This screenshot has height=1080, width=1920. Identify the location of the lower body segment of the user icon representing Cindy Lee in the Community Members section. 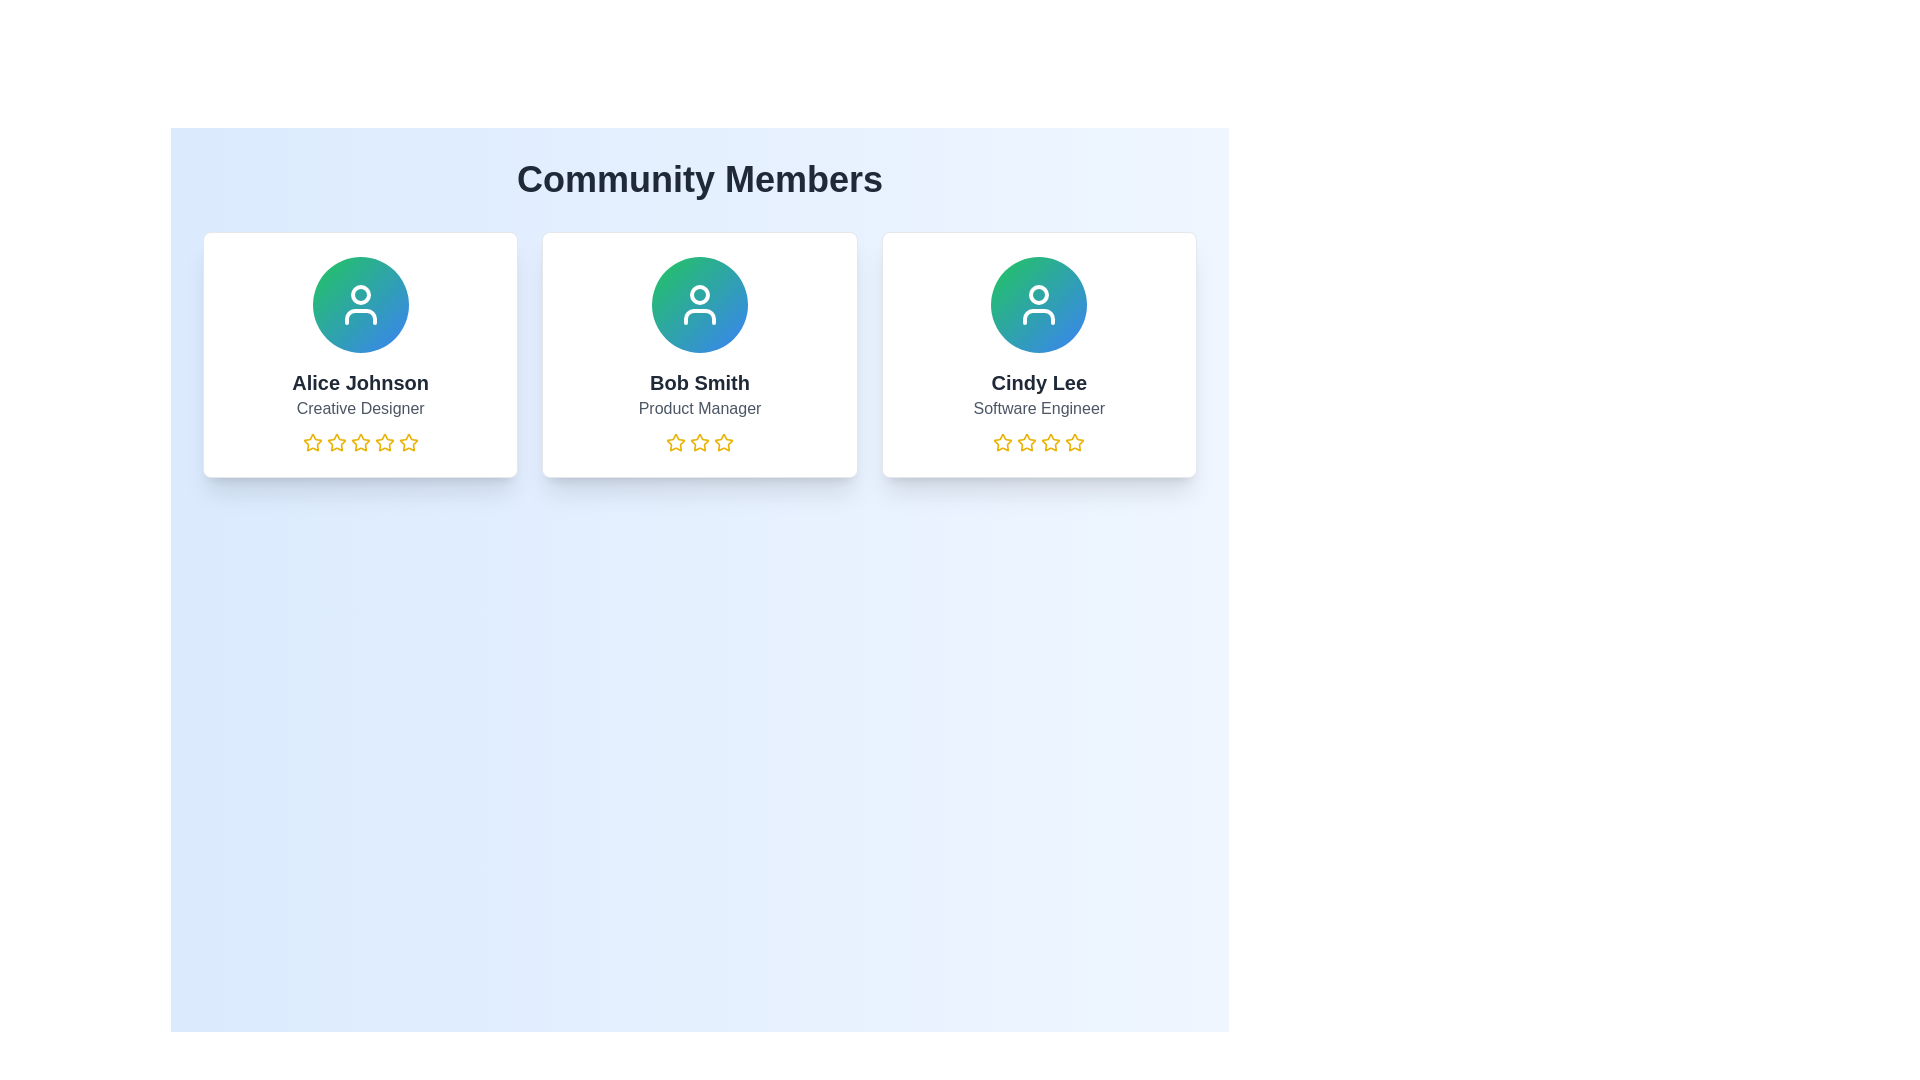
(1039, 315).